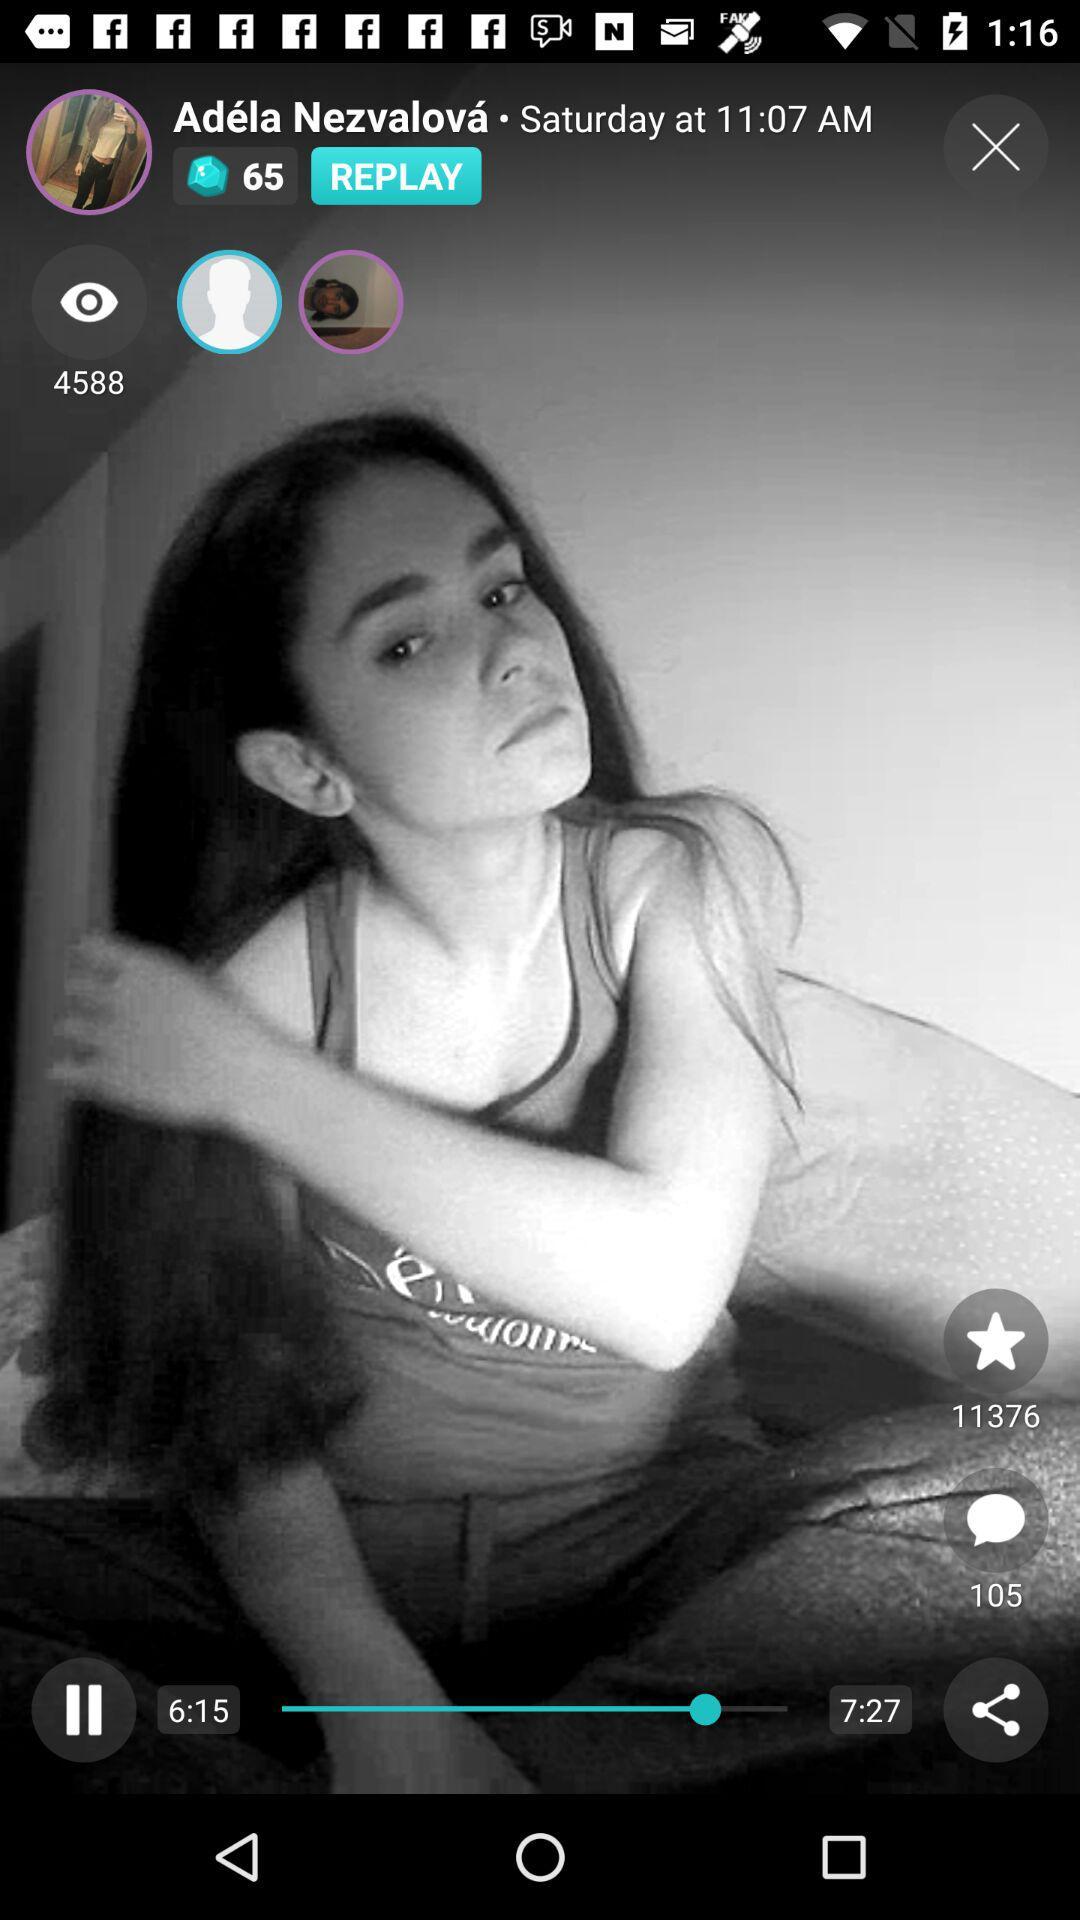 This screenshot has height=1920, width=1080. What do you see at coordinates (83, 1708) in the screenshot?
I see `the pause icon` at bounding box center [83, 1708].